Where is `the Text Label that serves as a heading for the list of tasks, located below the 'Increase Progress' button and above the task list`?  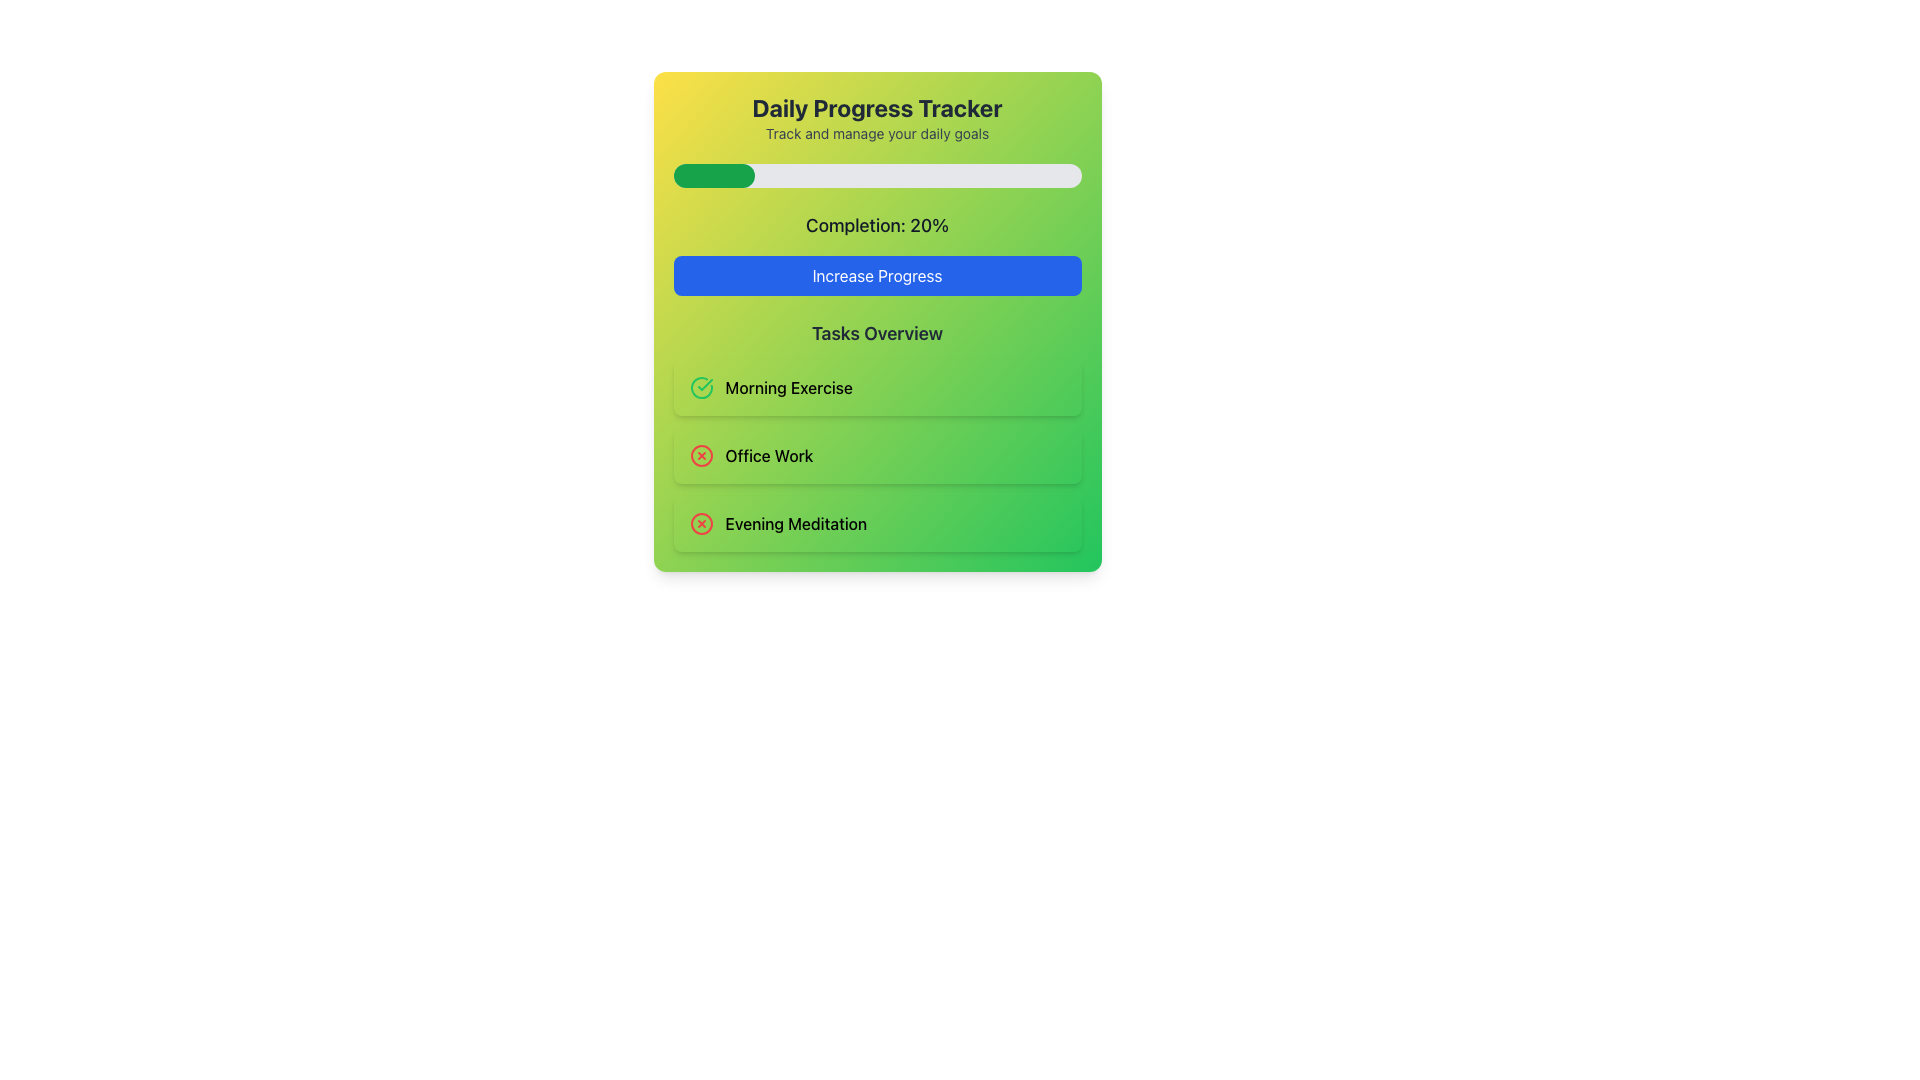 the Text Label that serves as a heading for the list of tasks, located below the 'Increase Progress' button and above the task list is located at coordinates (877, 333).